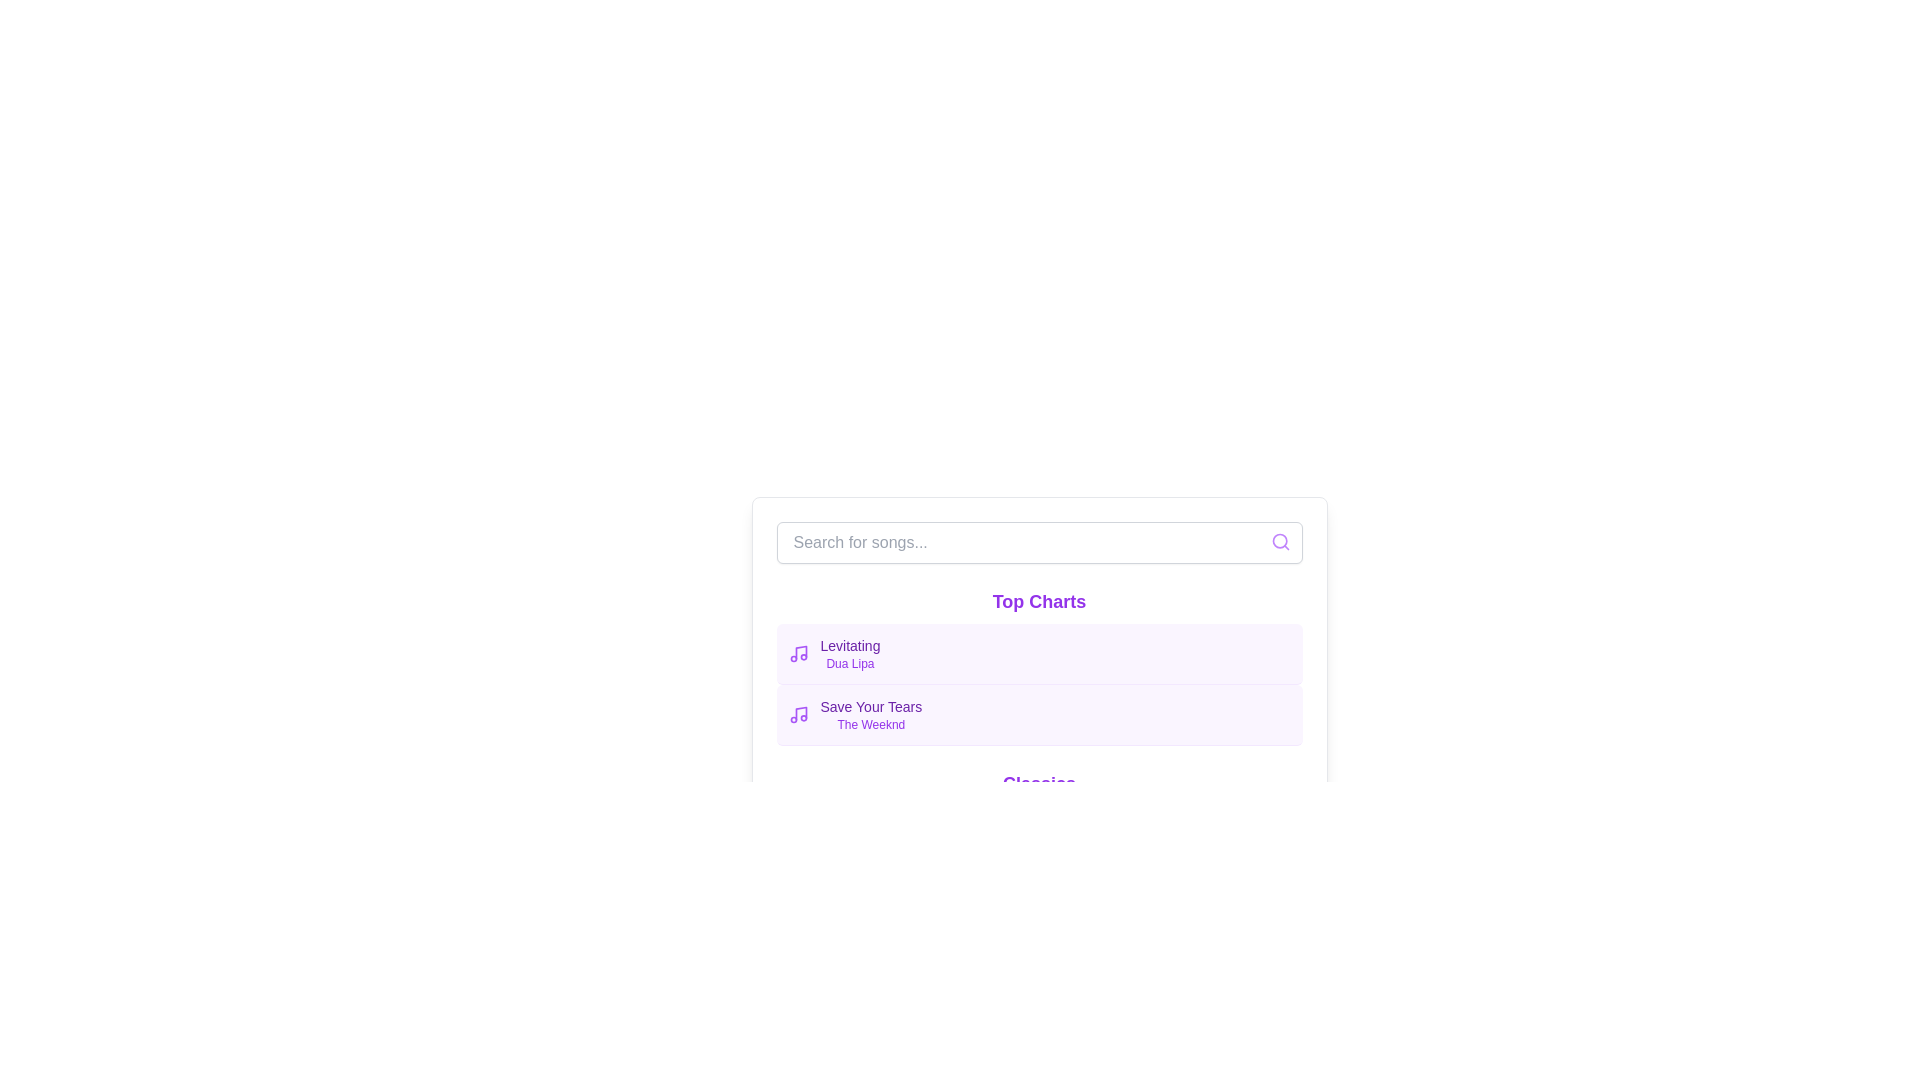  What do you see at coordinates (1280, 542) in the screenshot?
I see `the search icon styled as a magnifying glass with a purple outline, located inside the text input field aligned to its right edge` at bounding box center [1280, 542].